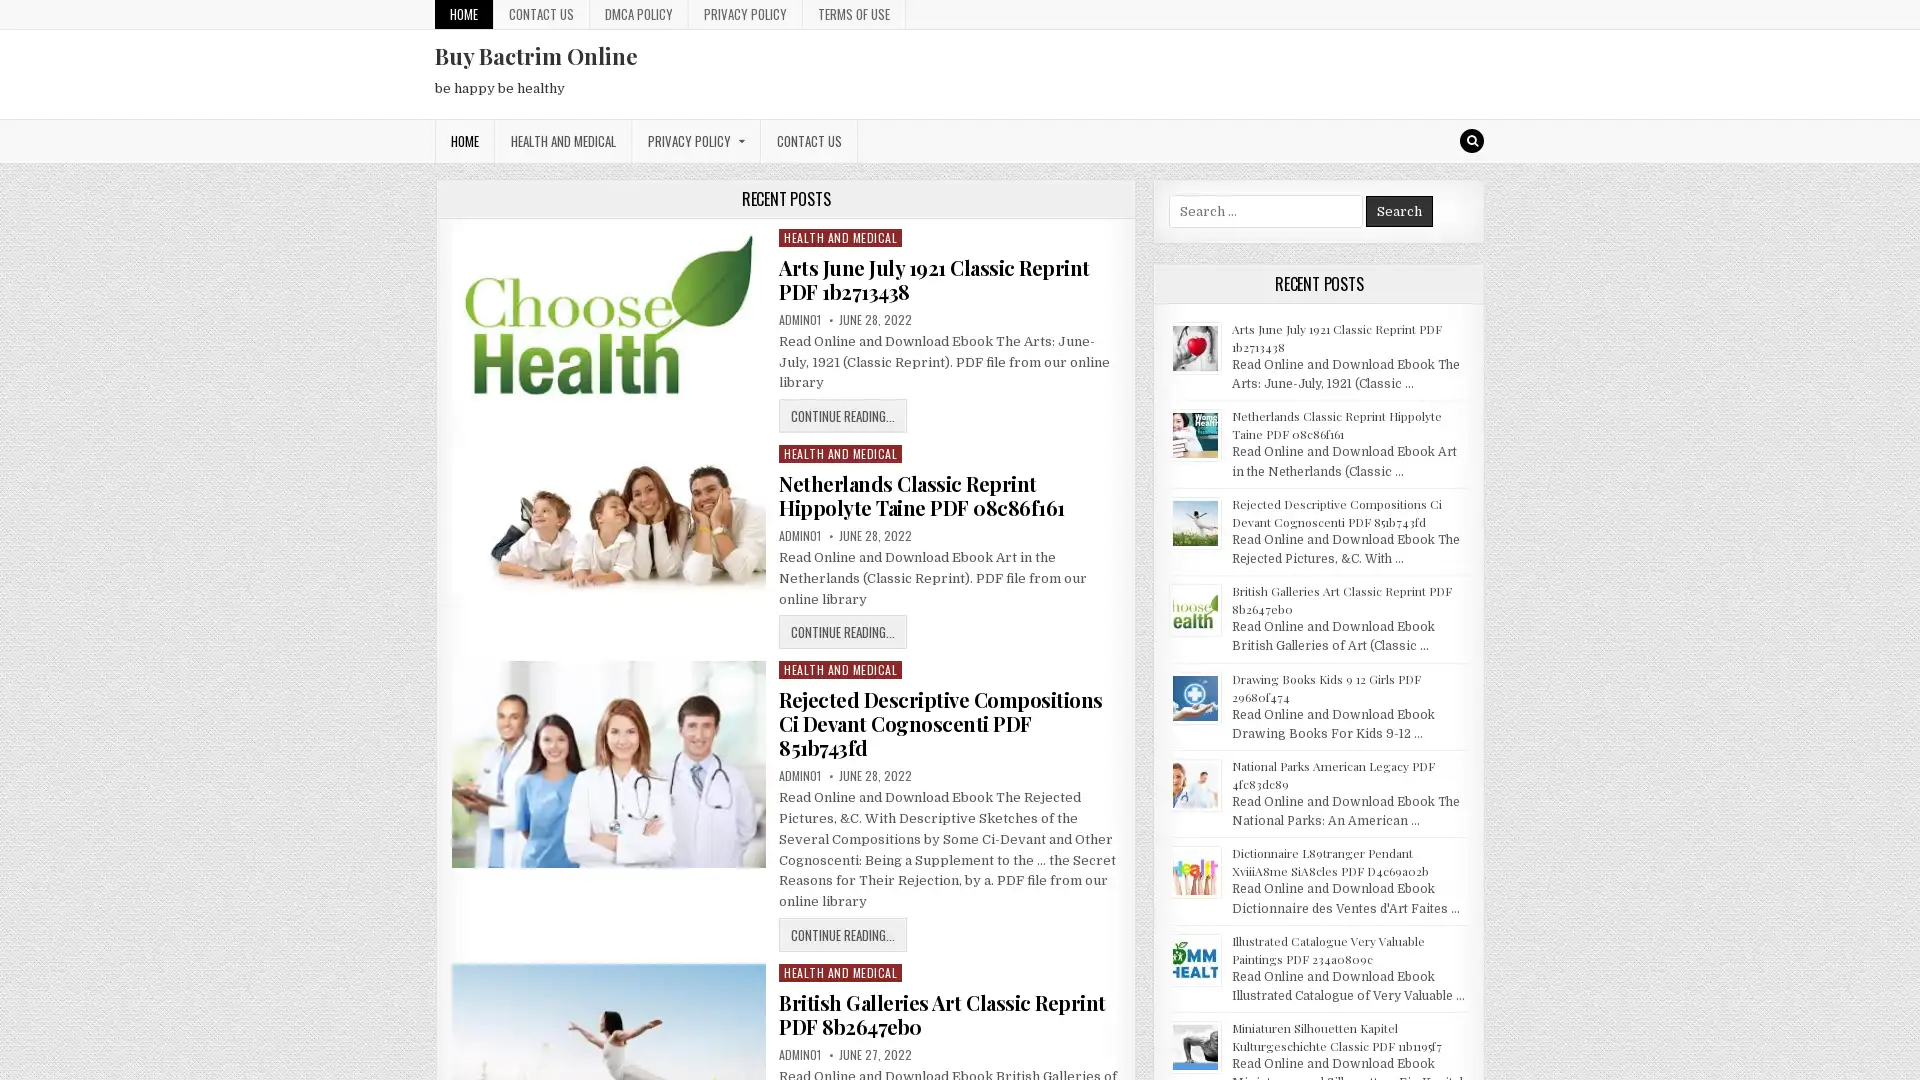 Image resolution: width=1920 pixels, height=1080 pixels. Describe the element at coordinates (1398, 211) in the screenshot. I see `Search` at that location.